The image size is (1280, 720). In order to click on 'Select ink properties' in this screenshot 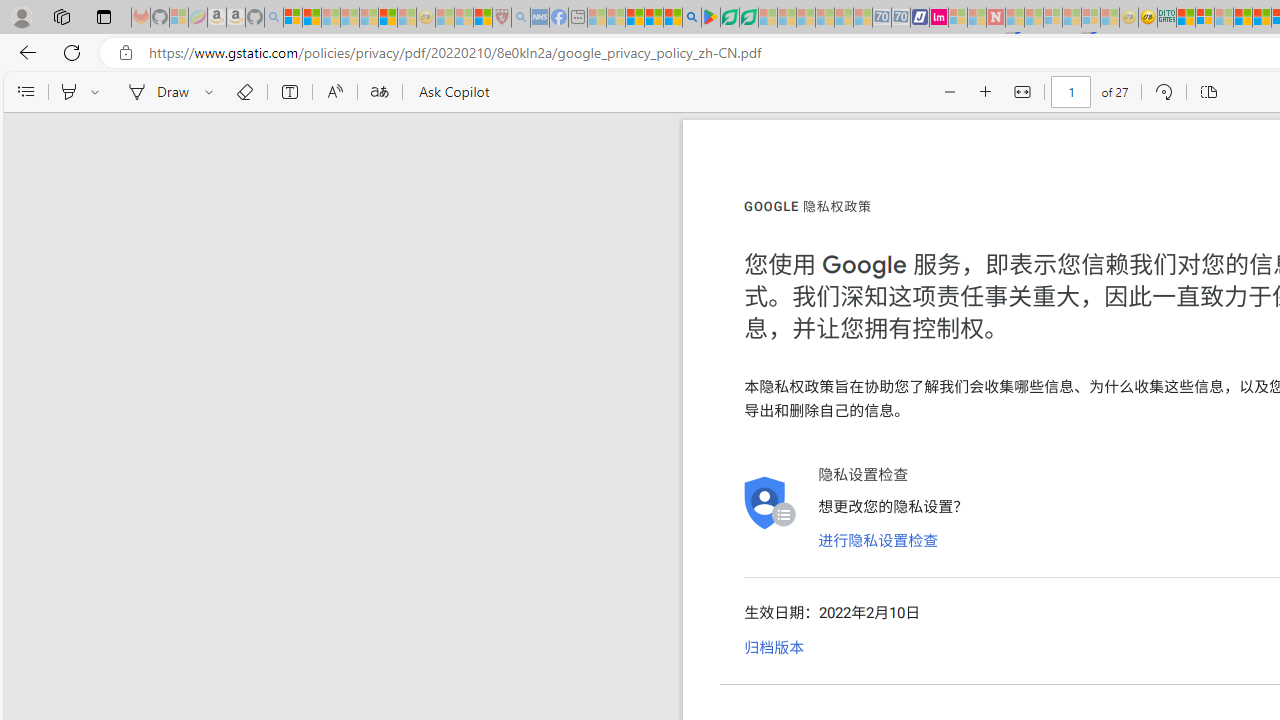, I will do `click(212, 92)`.